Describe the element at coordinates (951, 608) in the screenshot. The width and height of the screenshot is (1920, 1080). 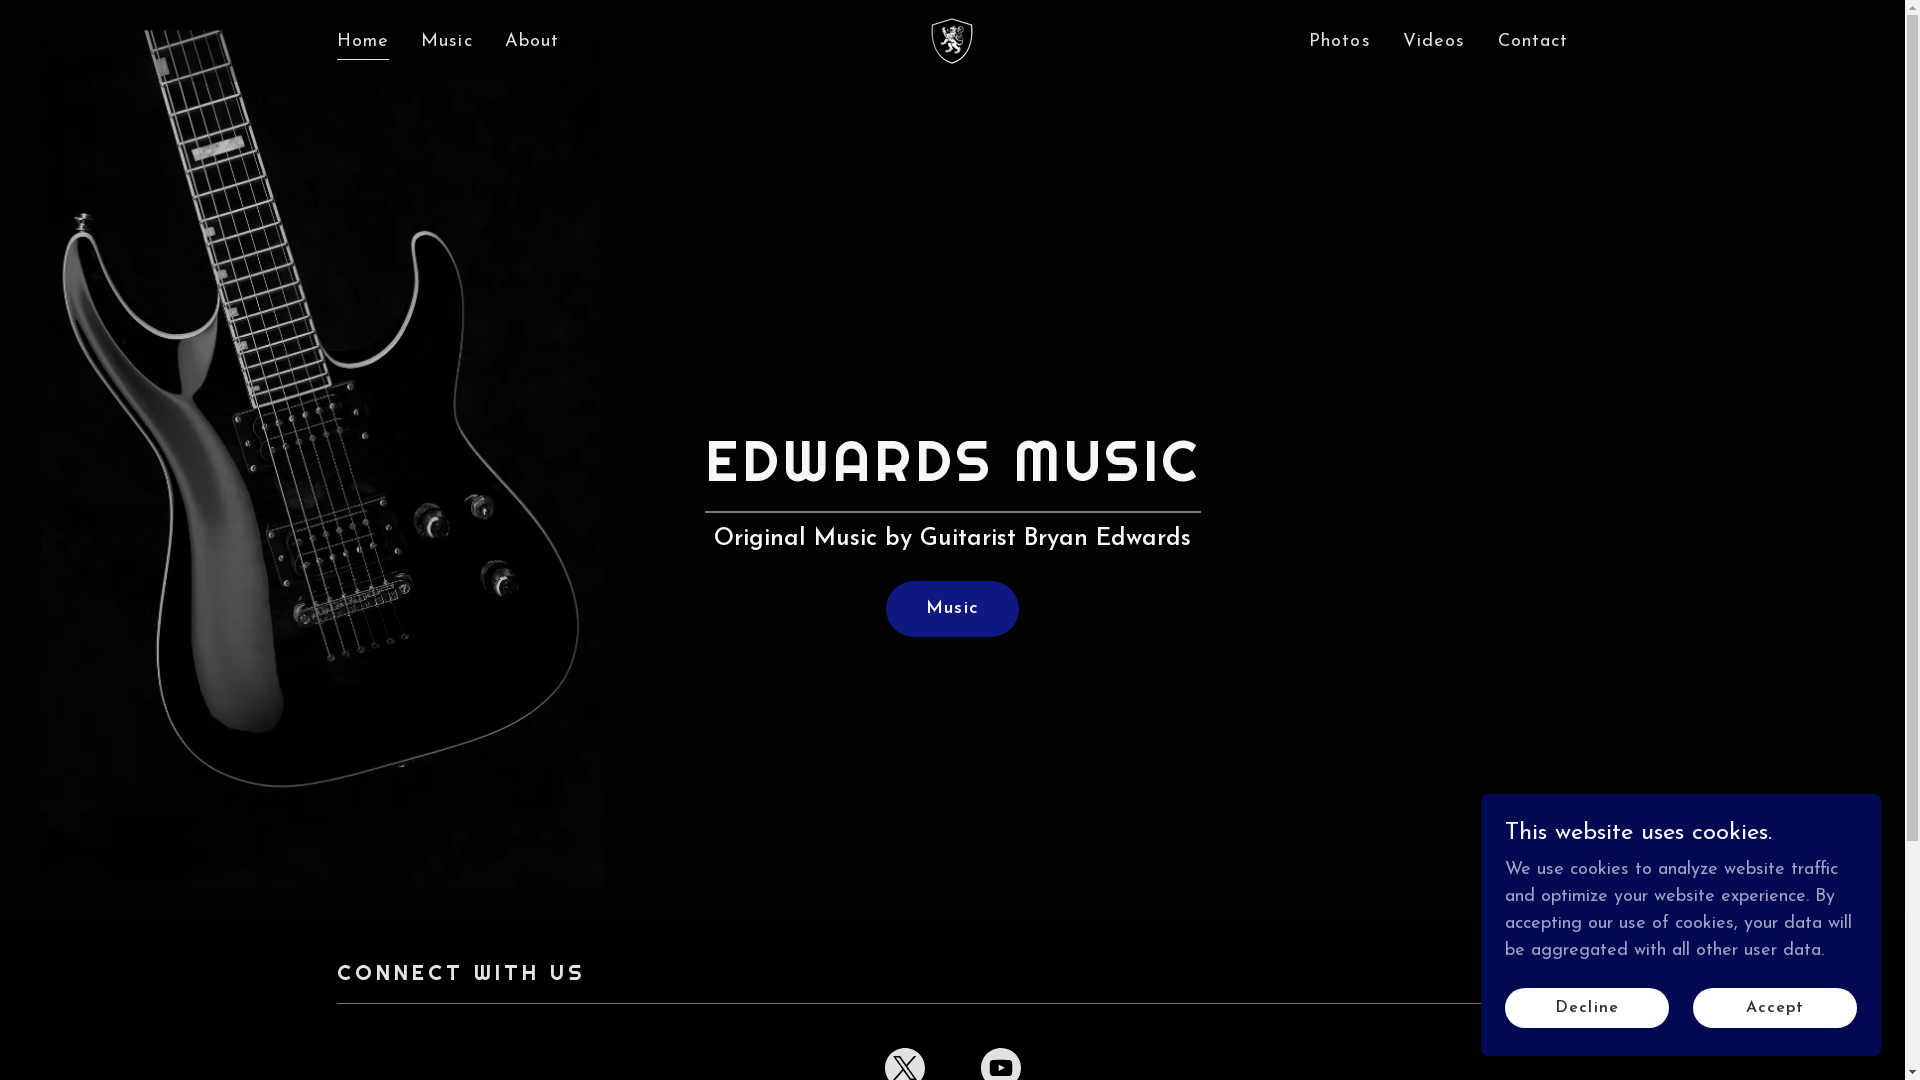
I see `'Music'` at that location.